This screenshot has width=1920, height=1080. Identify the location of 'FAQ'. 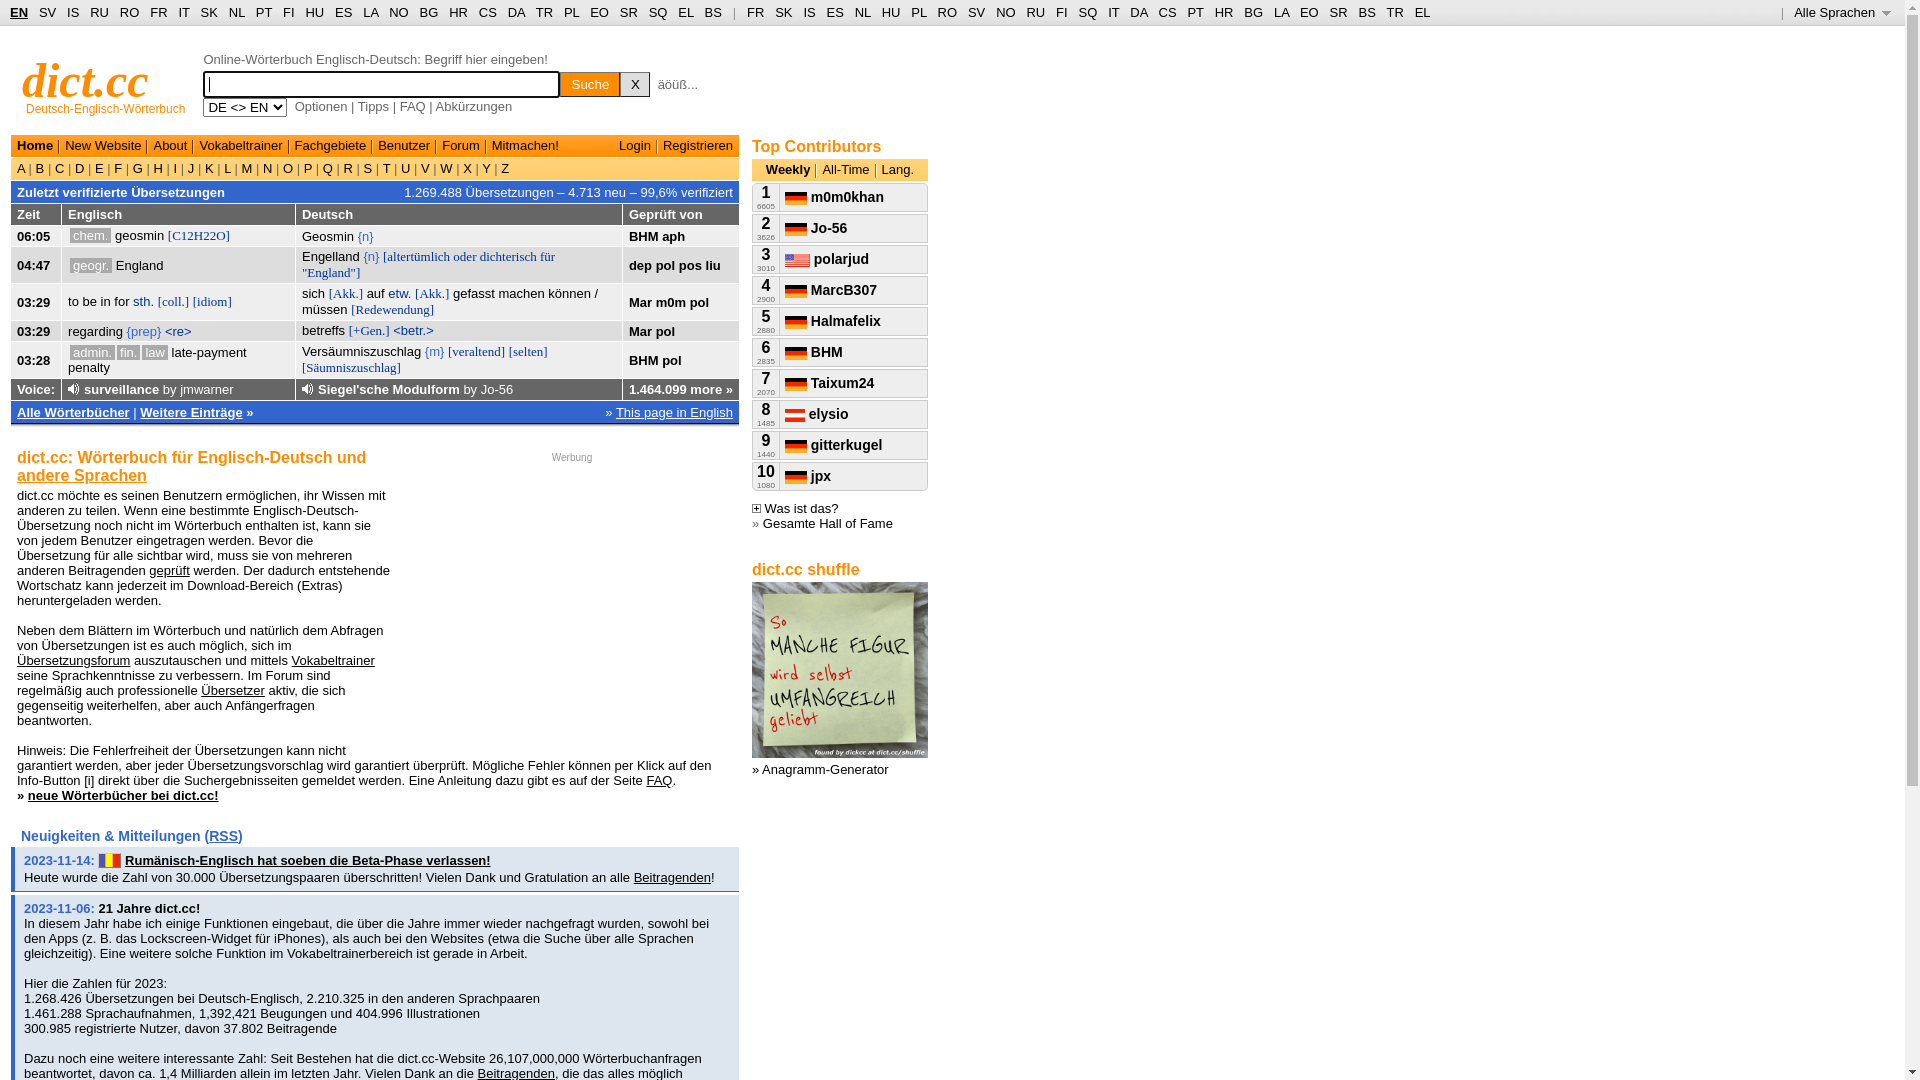
(658, 779).